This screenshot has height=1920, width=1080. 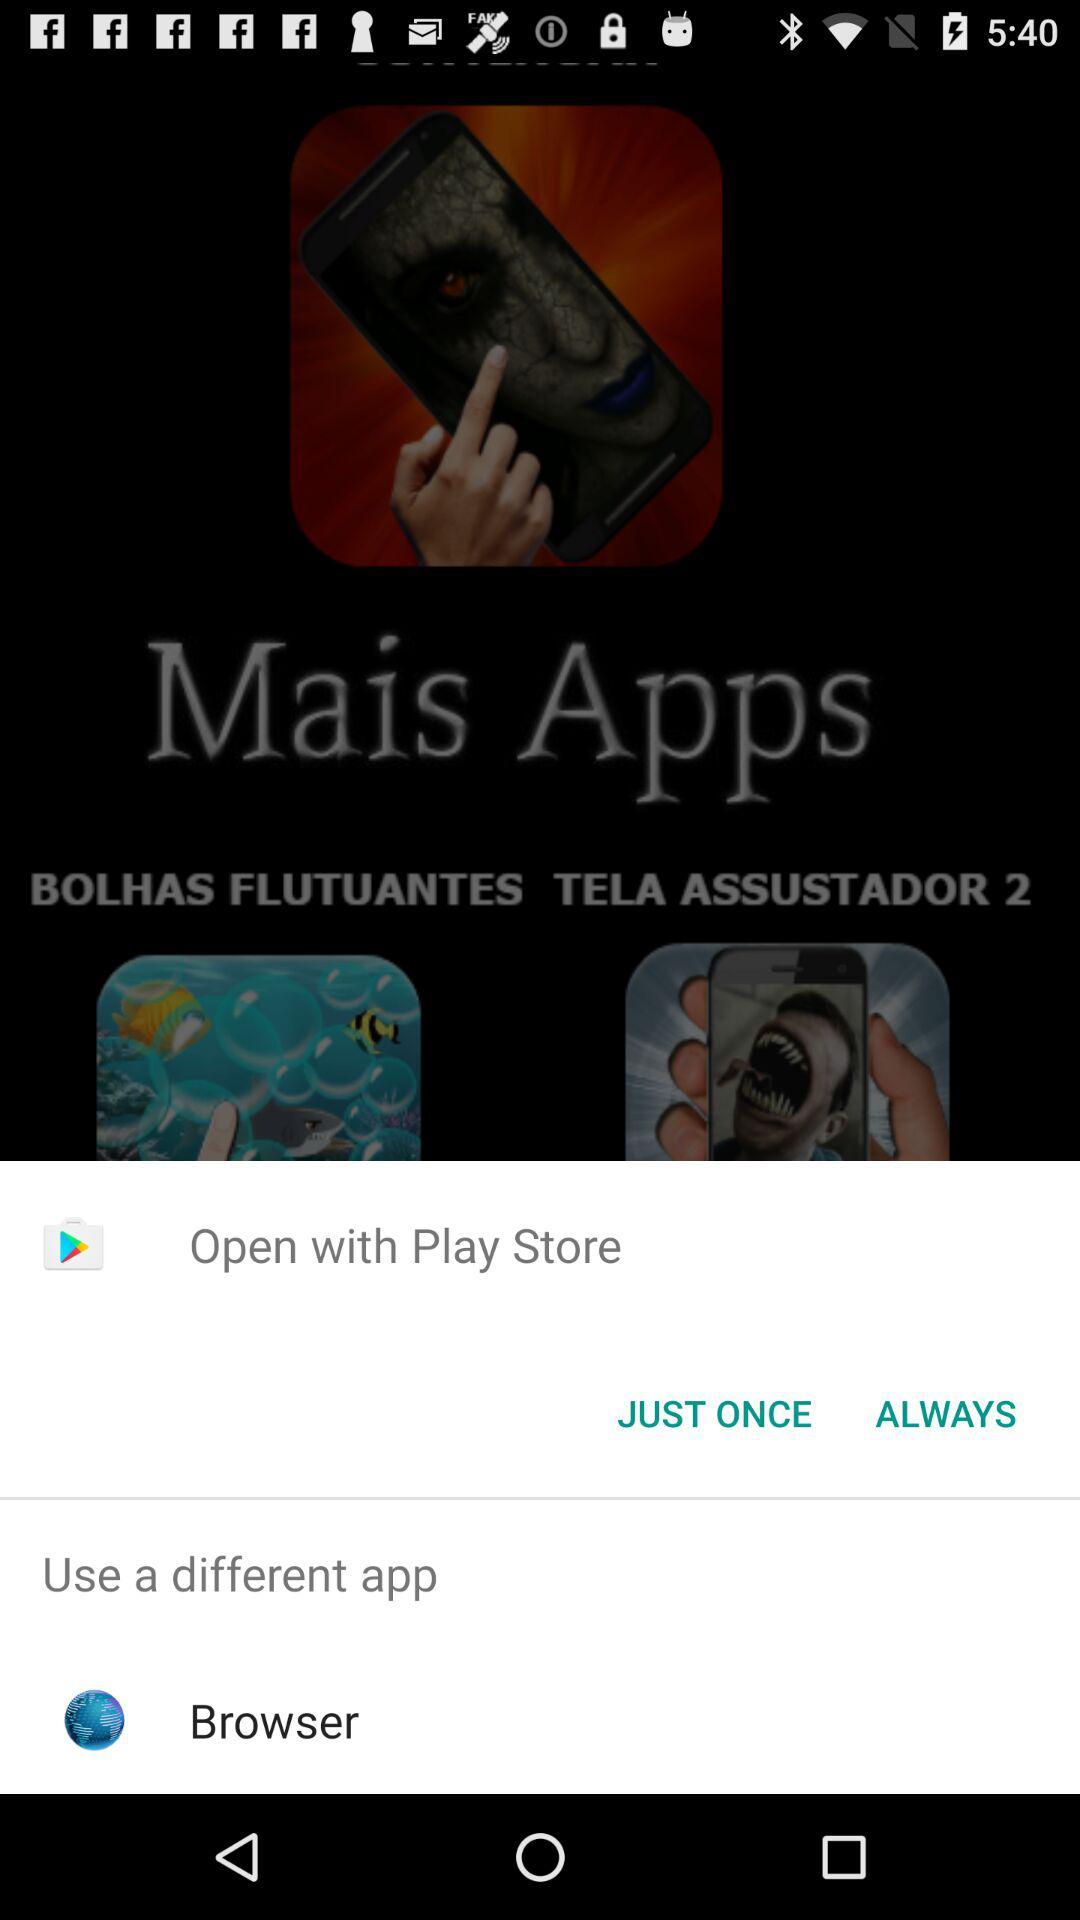 I want to click on always item, so click(x=945, y=1411).